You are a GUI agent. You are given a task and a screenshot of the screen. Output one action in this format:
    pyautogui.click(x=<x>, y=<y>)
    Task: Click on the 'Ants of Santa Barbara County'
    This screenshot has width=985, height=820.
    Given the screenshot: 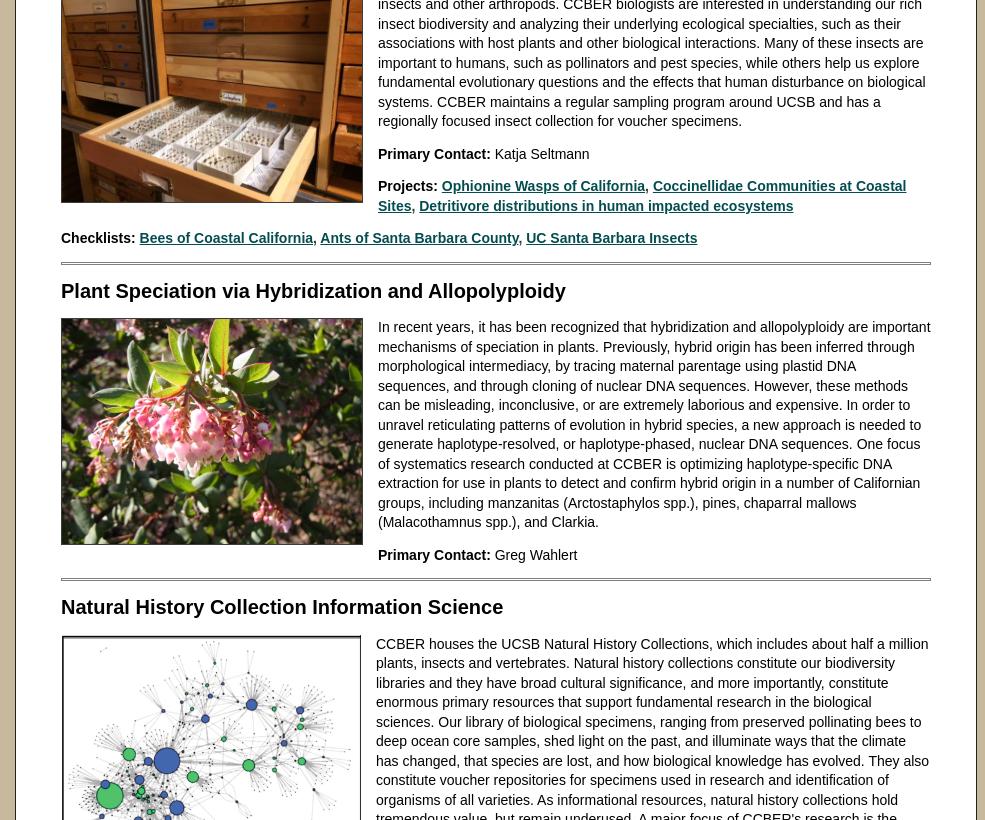 What is the action you would take?
    pyautogui.click(x=418, y=236)
    